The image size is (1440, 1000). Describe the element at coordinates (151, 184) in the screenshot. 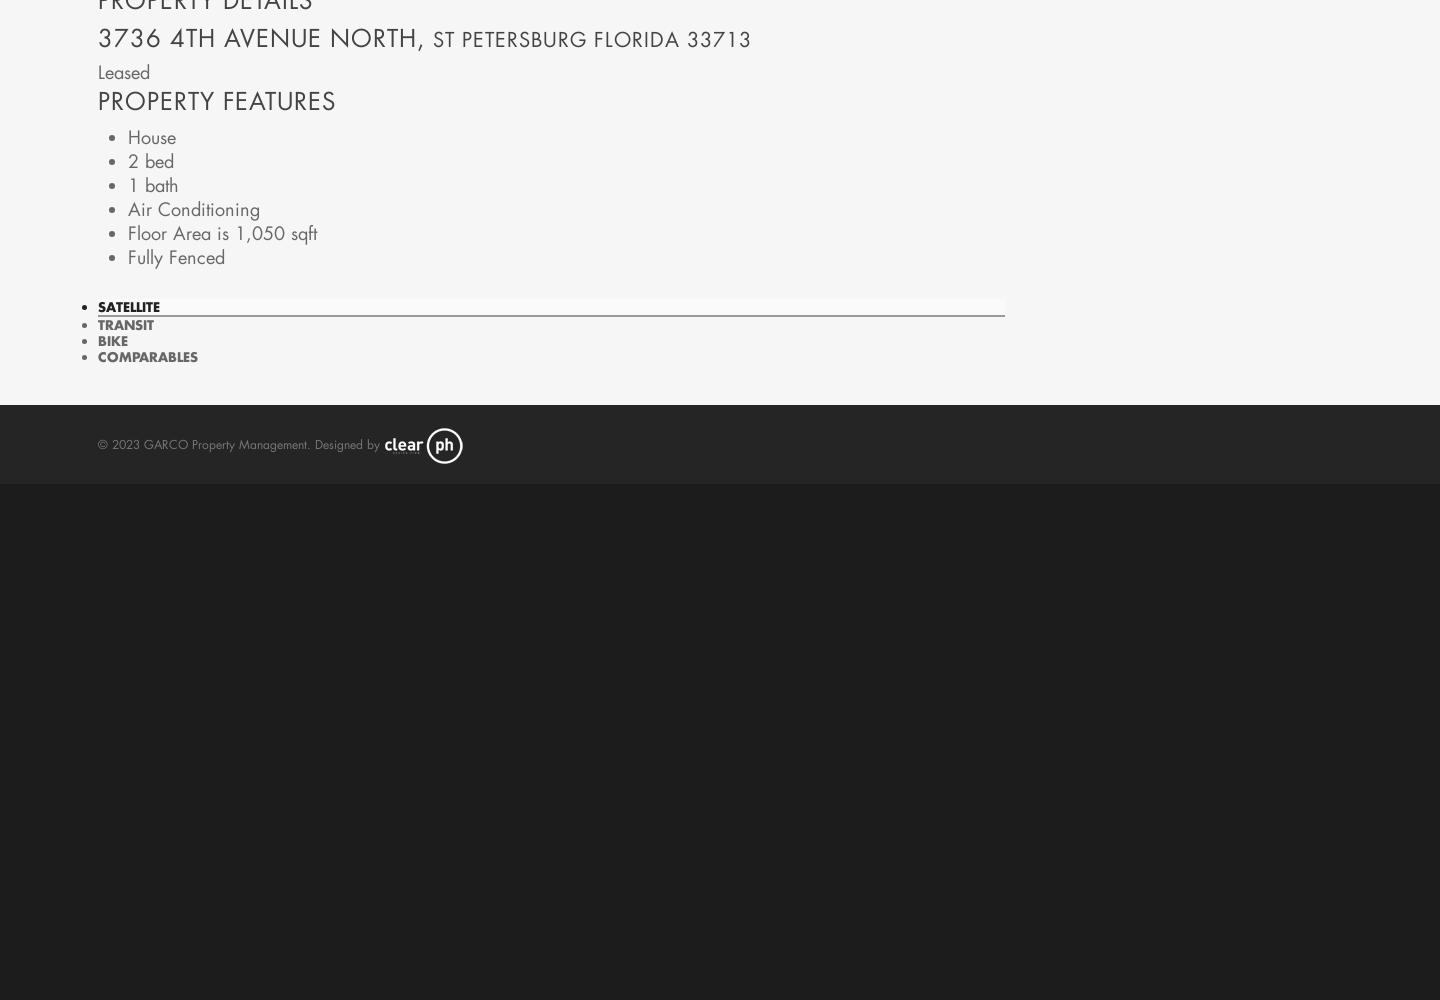

I see `'1 bath'` at that location.